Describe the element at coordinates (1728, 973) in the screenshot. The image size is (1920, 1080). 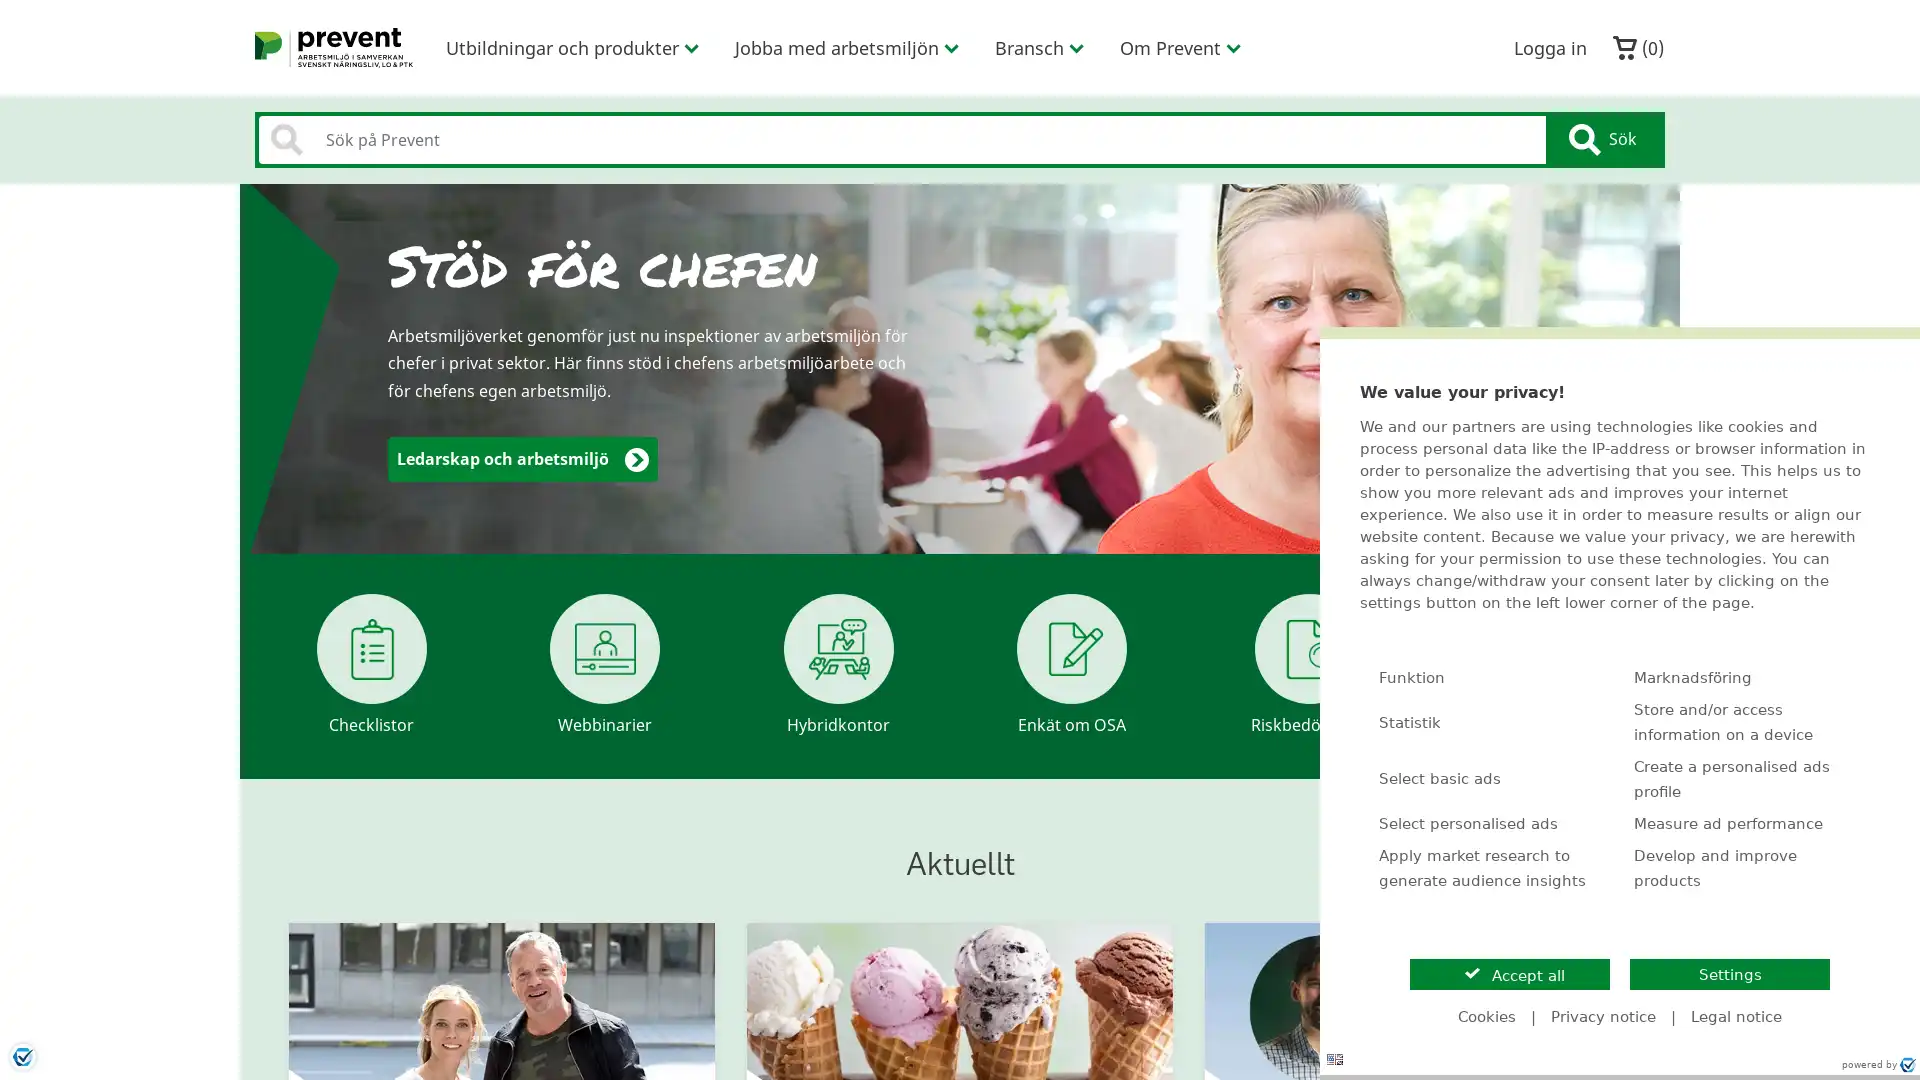
I see `Settings` at that location.